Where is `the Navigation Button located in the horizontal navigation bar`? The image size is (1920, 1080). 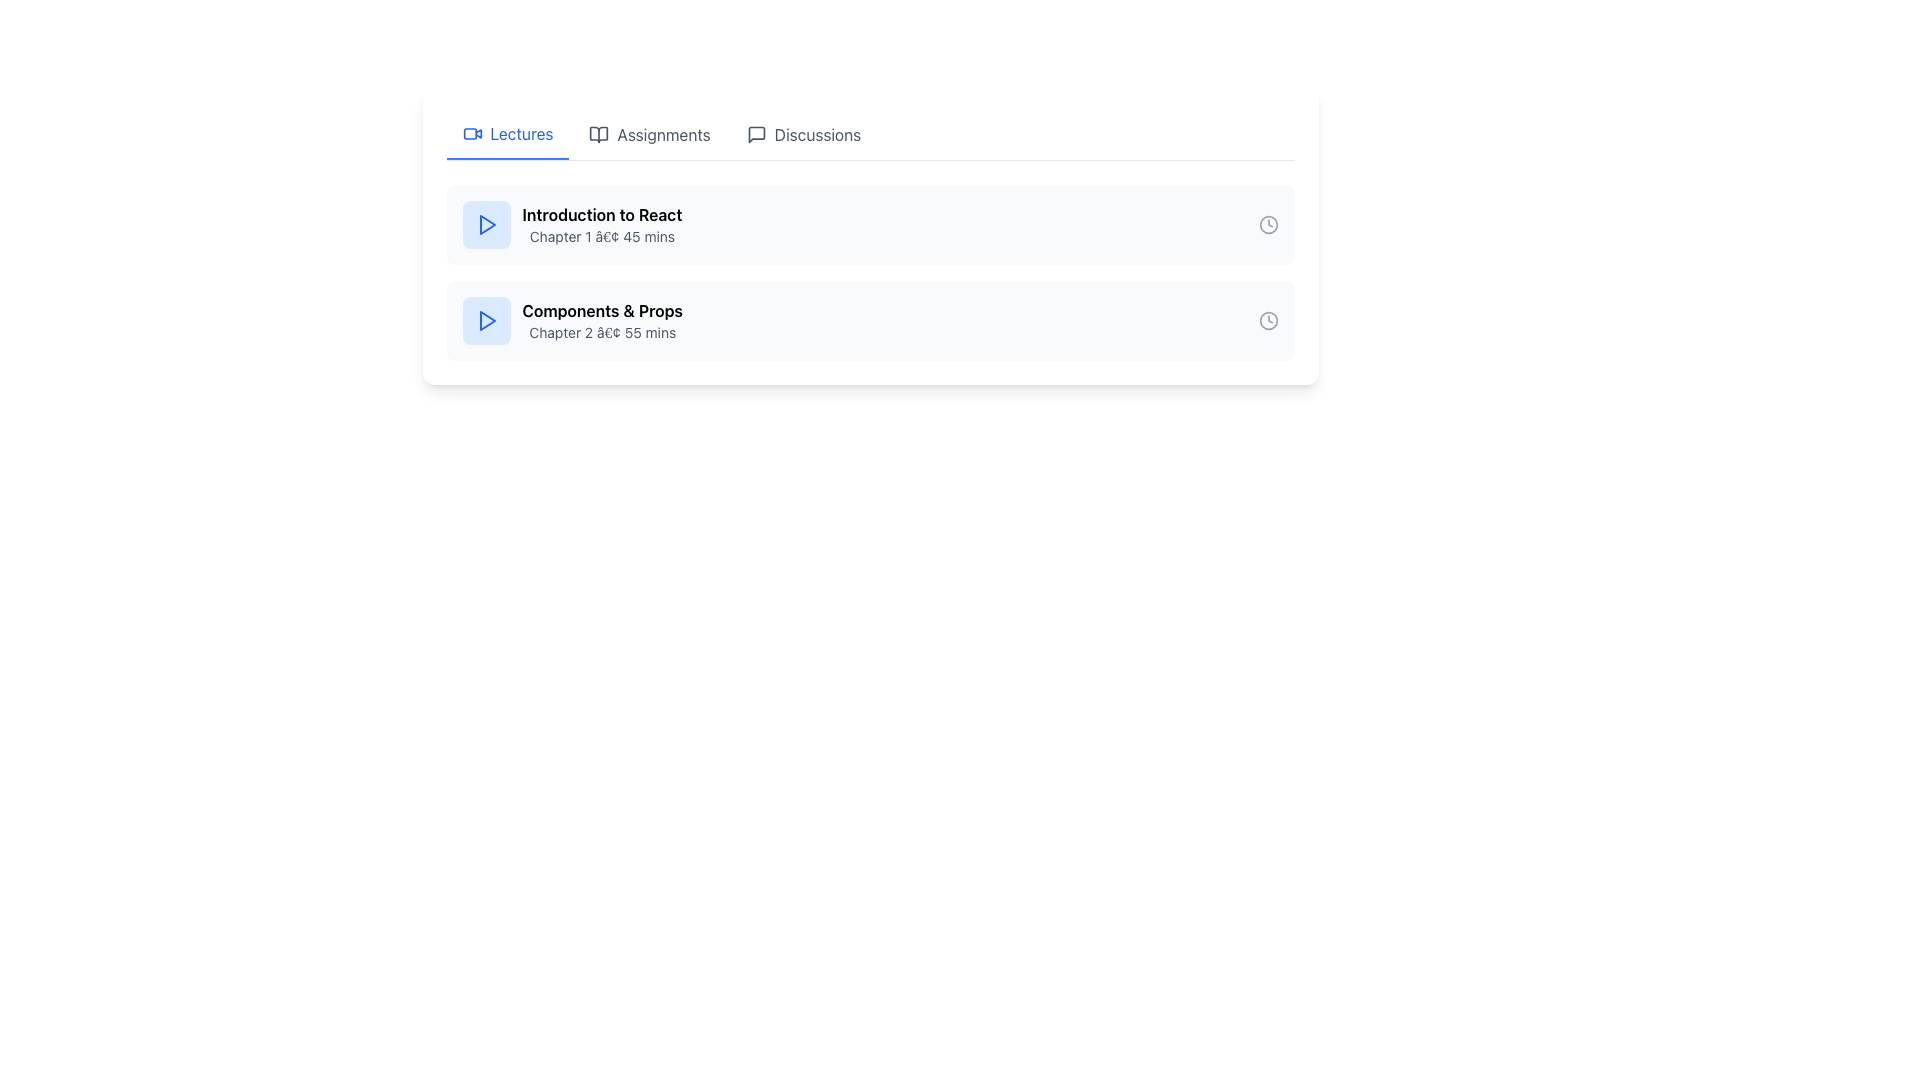 the Navigation Button located in the horizontal navigation bar is located at coordinates (650, 135).